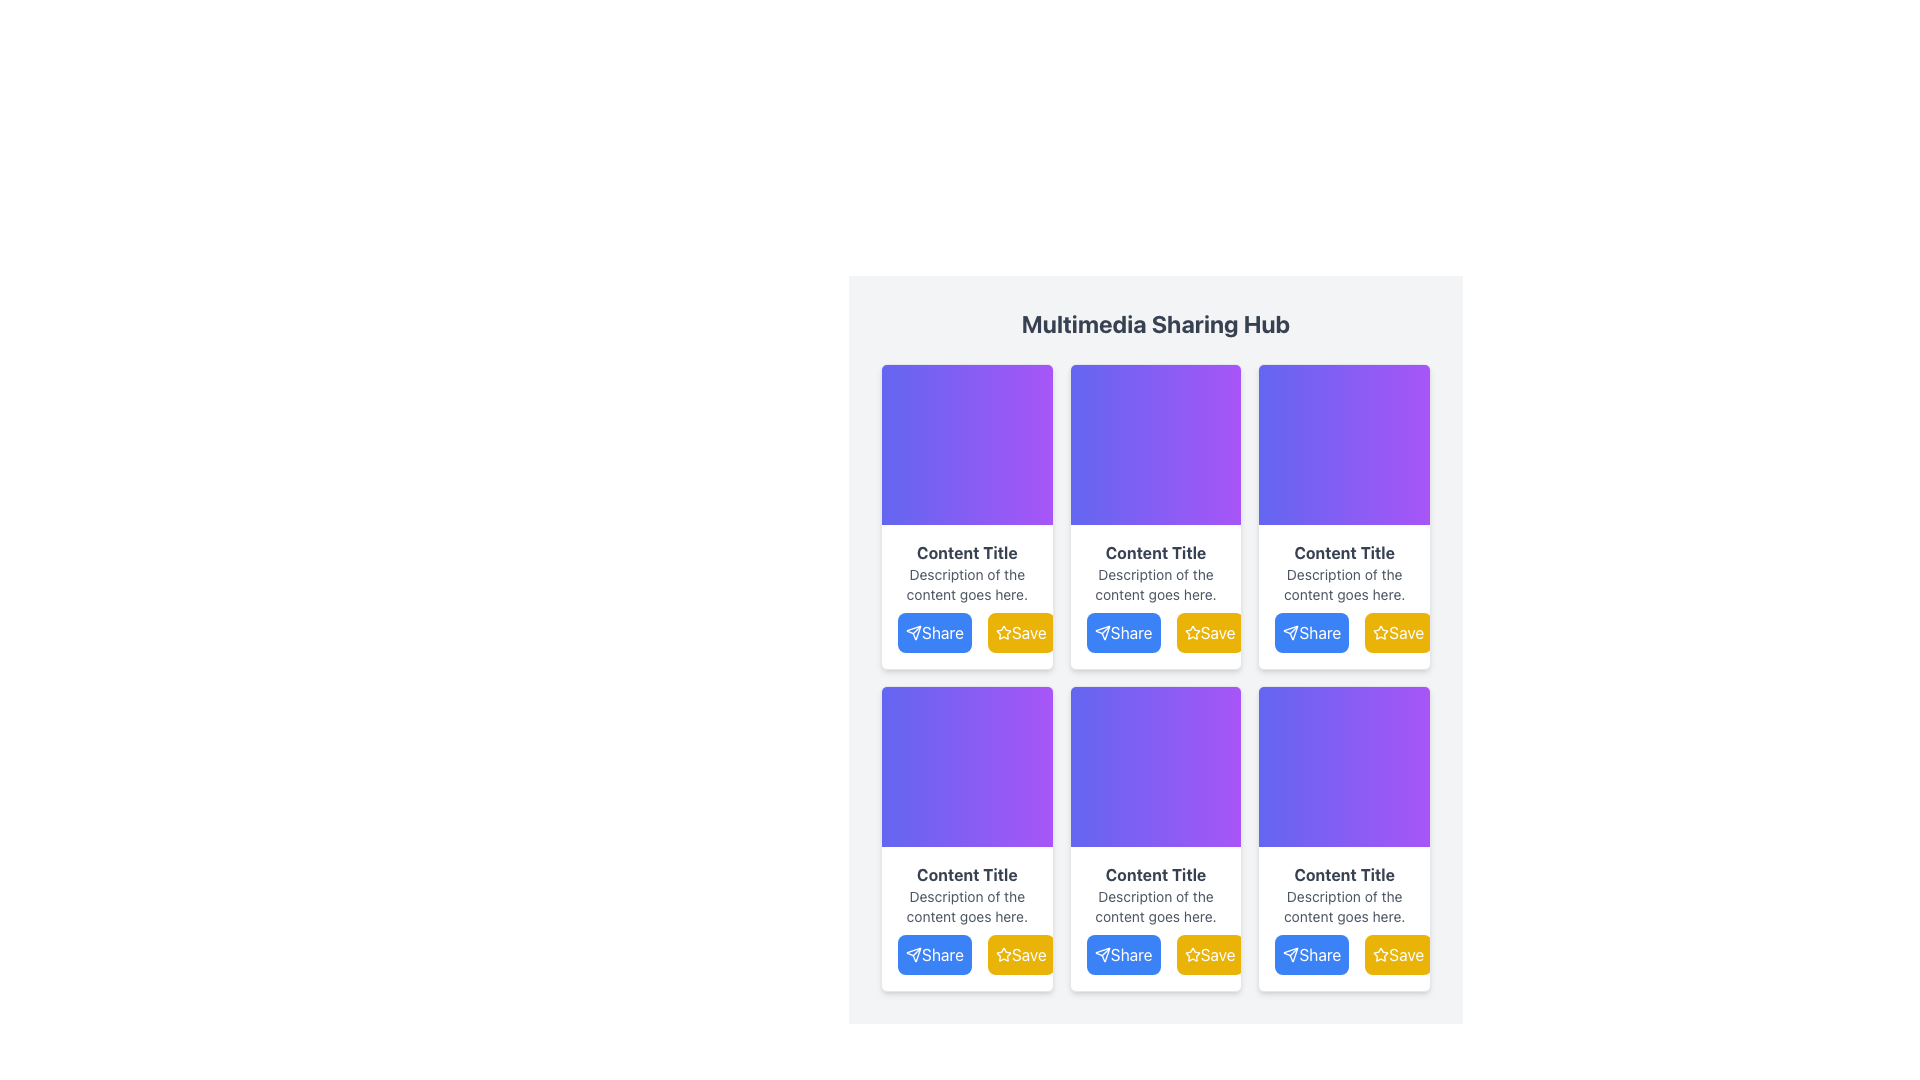  Describe the element at coordinates (1156, 515) in the screenshot. I see `the 'Save' button on the Content card located in the second column of the first row of the grid layout` at that location.